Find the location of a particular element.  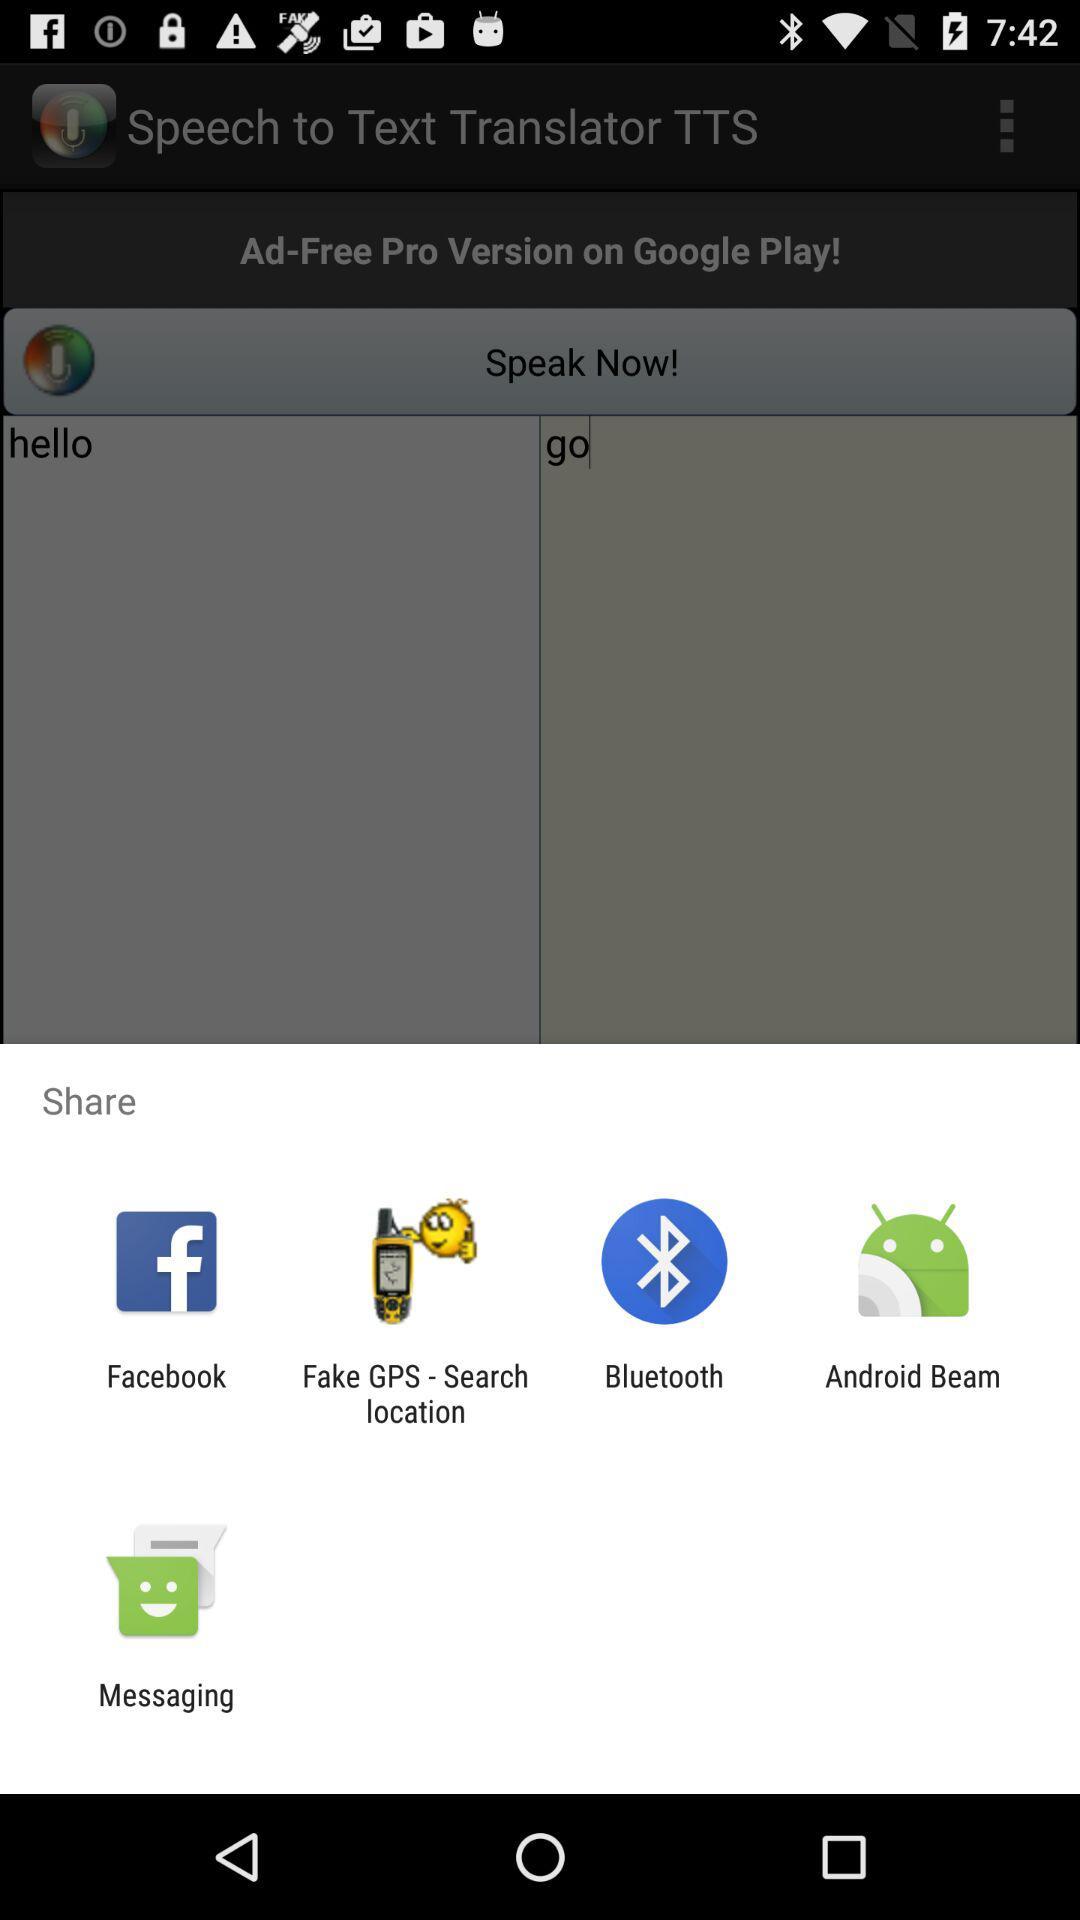

android beam item is located at coordinates (913, 1392).